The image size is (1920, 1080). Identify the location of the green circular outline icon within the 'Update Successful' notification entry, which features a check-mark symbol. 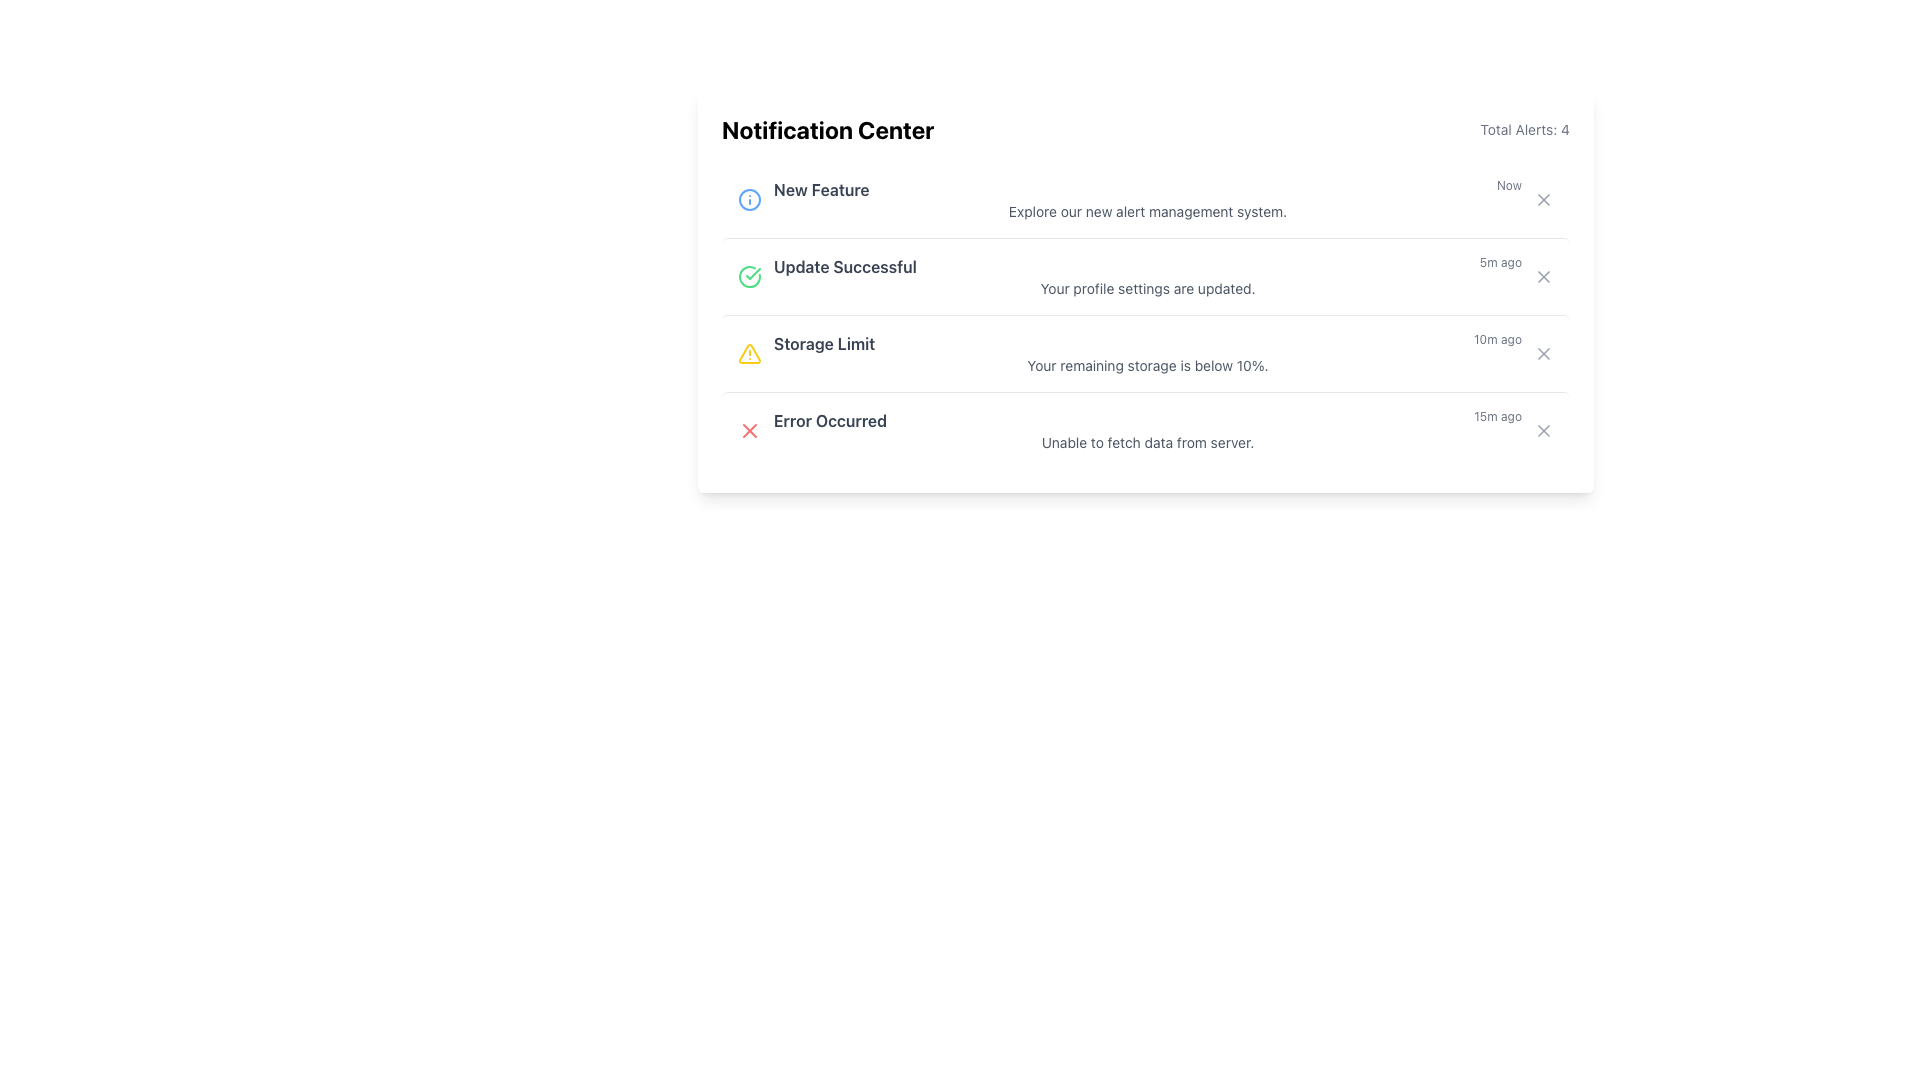
(748, 277).